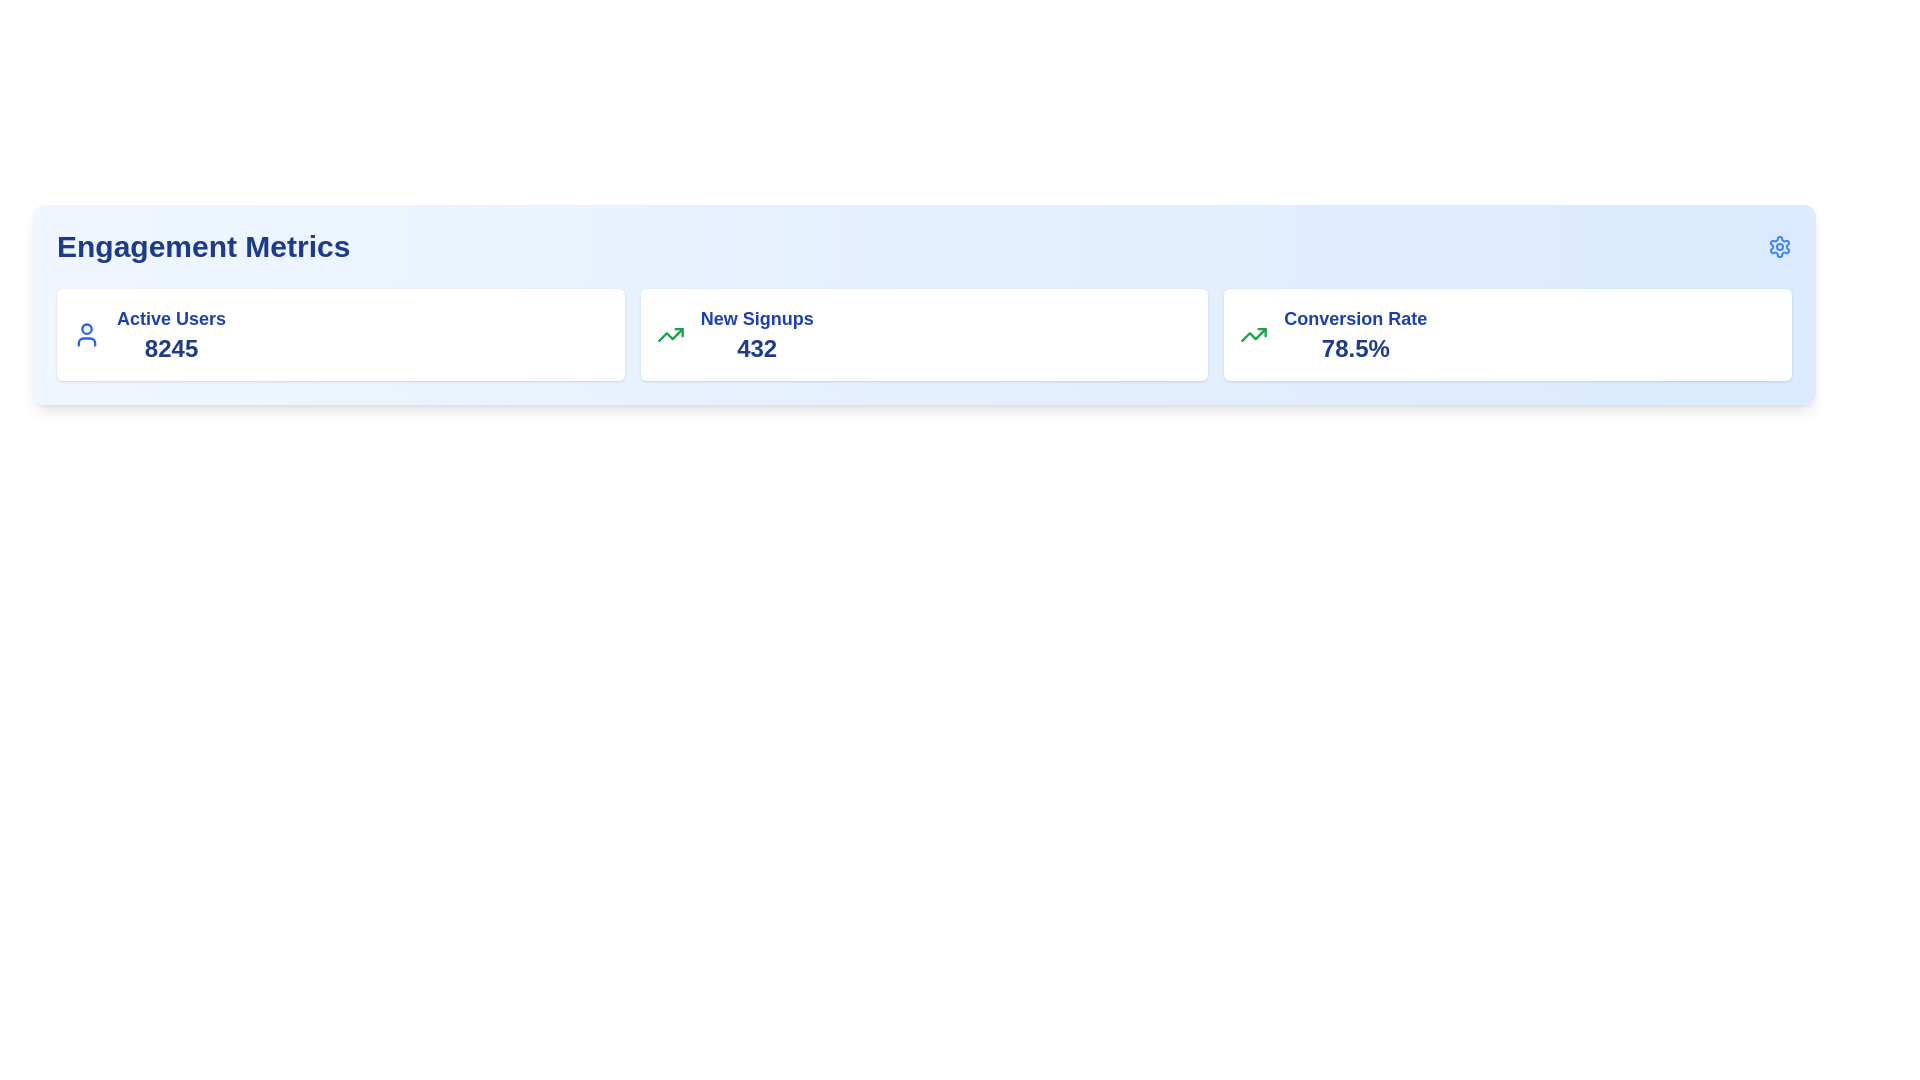 Image resolution: width=1920 pixels, height=1080 pixels. Describe the element at coordinates (670, 334) in the screenshot. I see `the upward-trending arrow icon located to the immediate left of the text 'Conversion Rate' in the metrics display panel, which indicates a positive trend in the metric` at that location.